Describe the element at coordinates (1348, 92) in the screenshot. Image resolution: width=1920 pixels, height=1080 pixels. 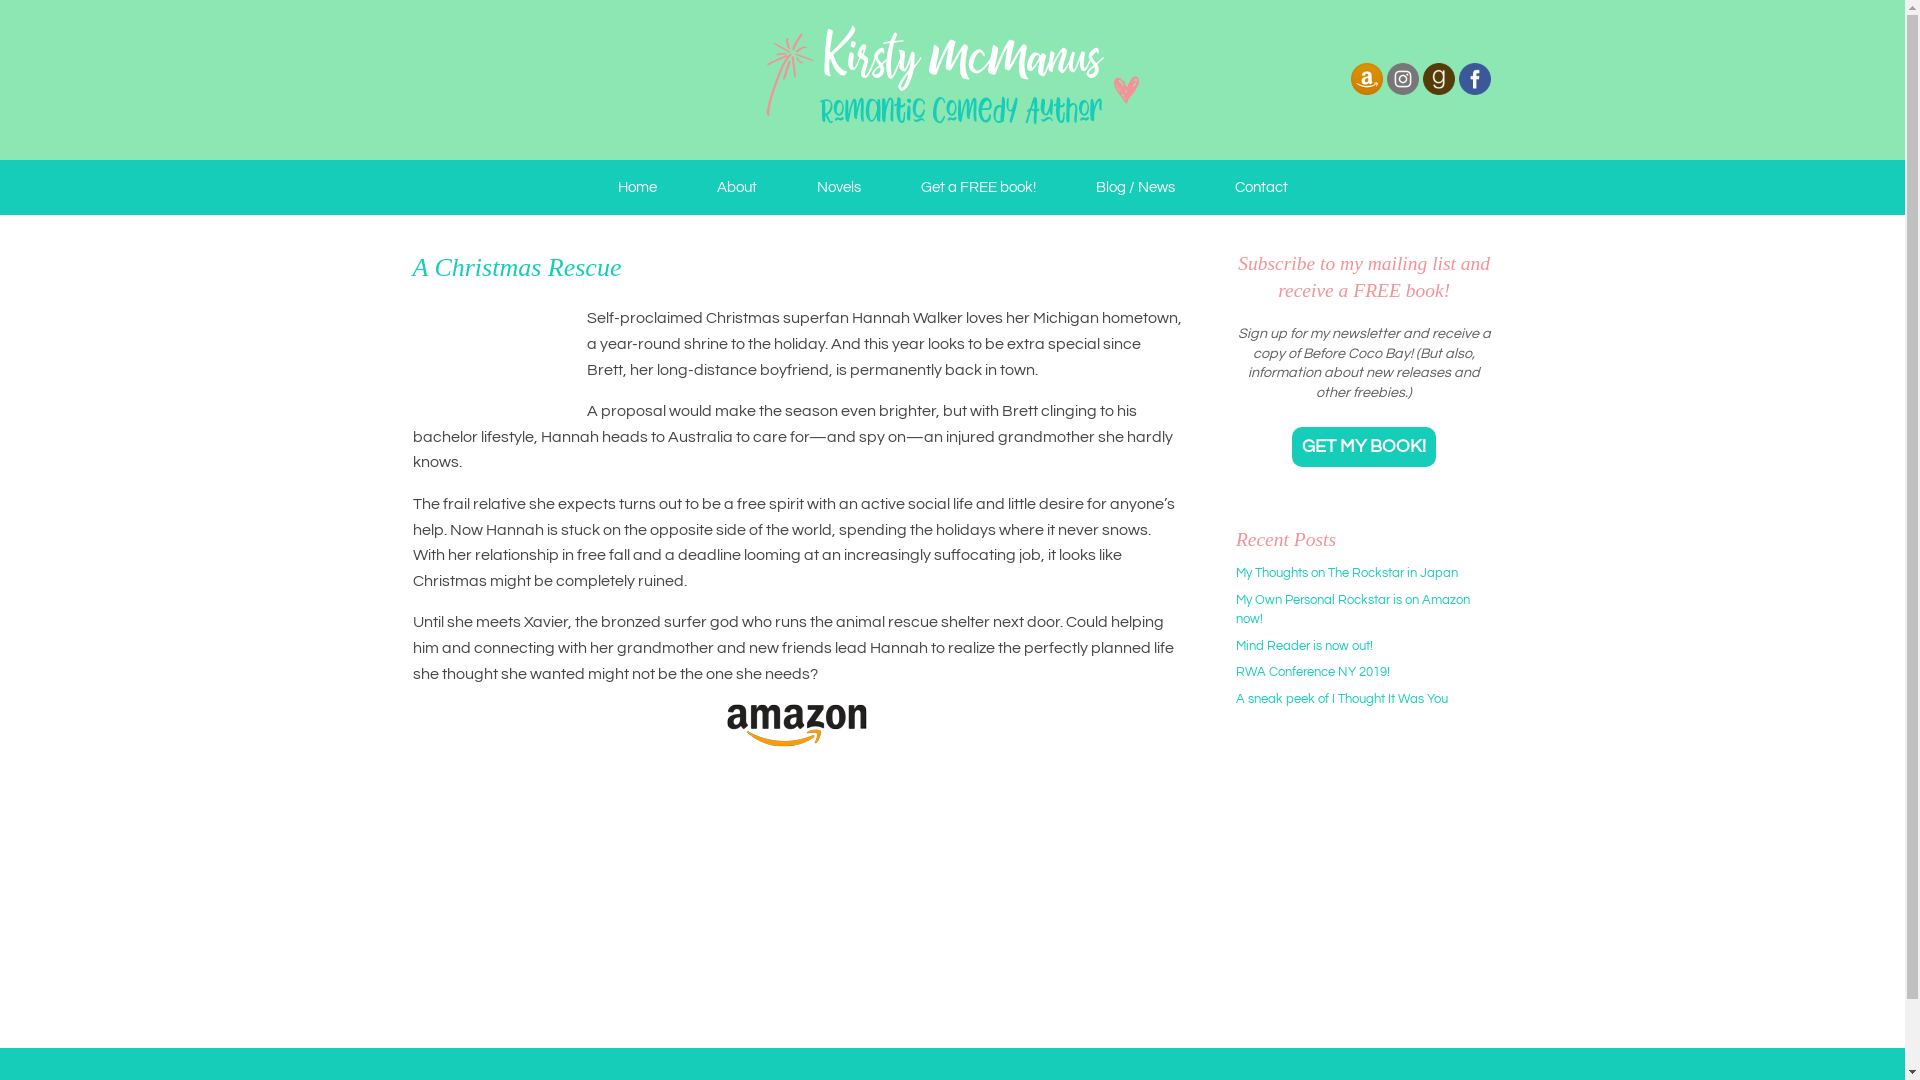
I see `'Amazon'` at that location.